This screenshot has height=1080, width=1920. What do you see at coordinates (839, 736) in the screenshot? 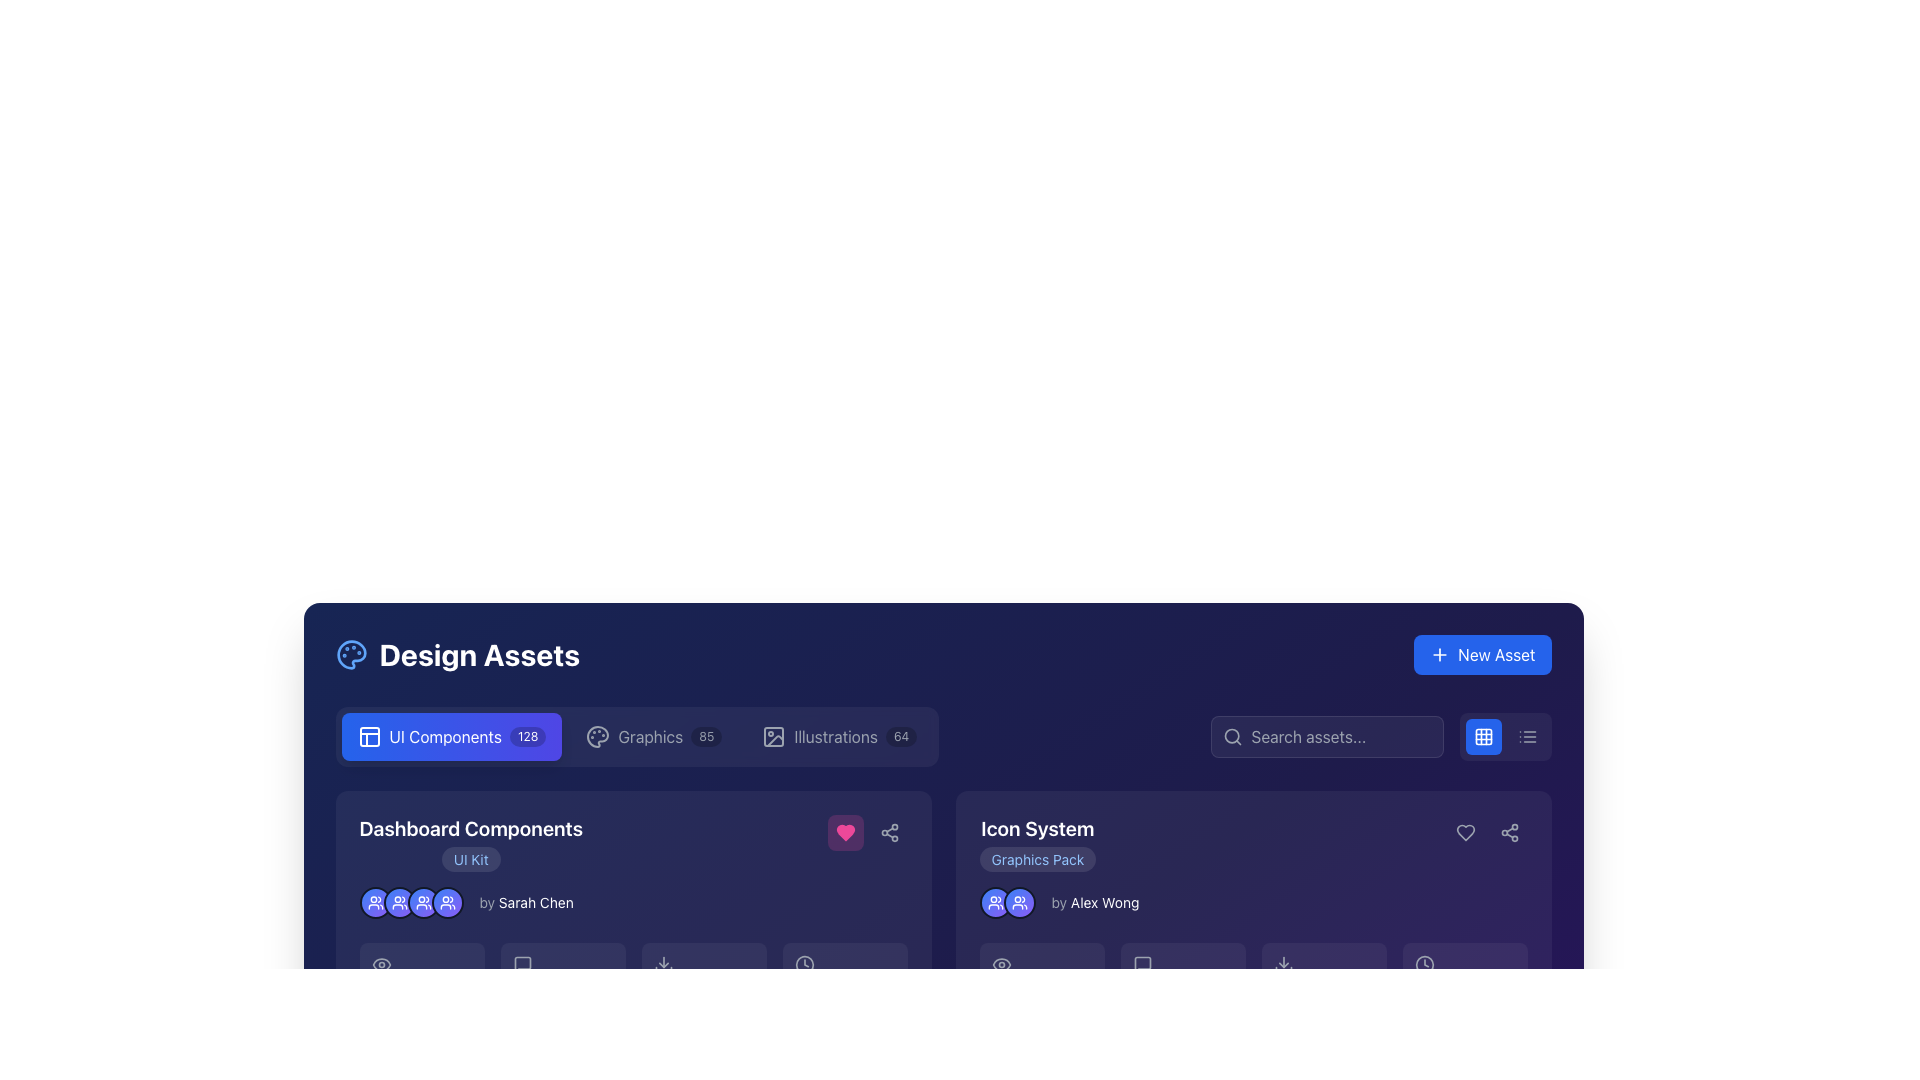
I see `the third navigation button in the horizontal menu bar` at bounding box center [839, 736].